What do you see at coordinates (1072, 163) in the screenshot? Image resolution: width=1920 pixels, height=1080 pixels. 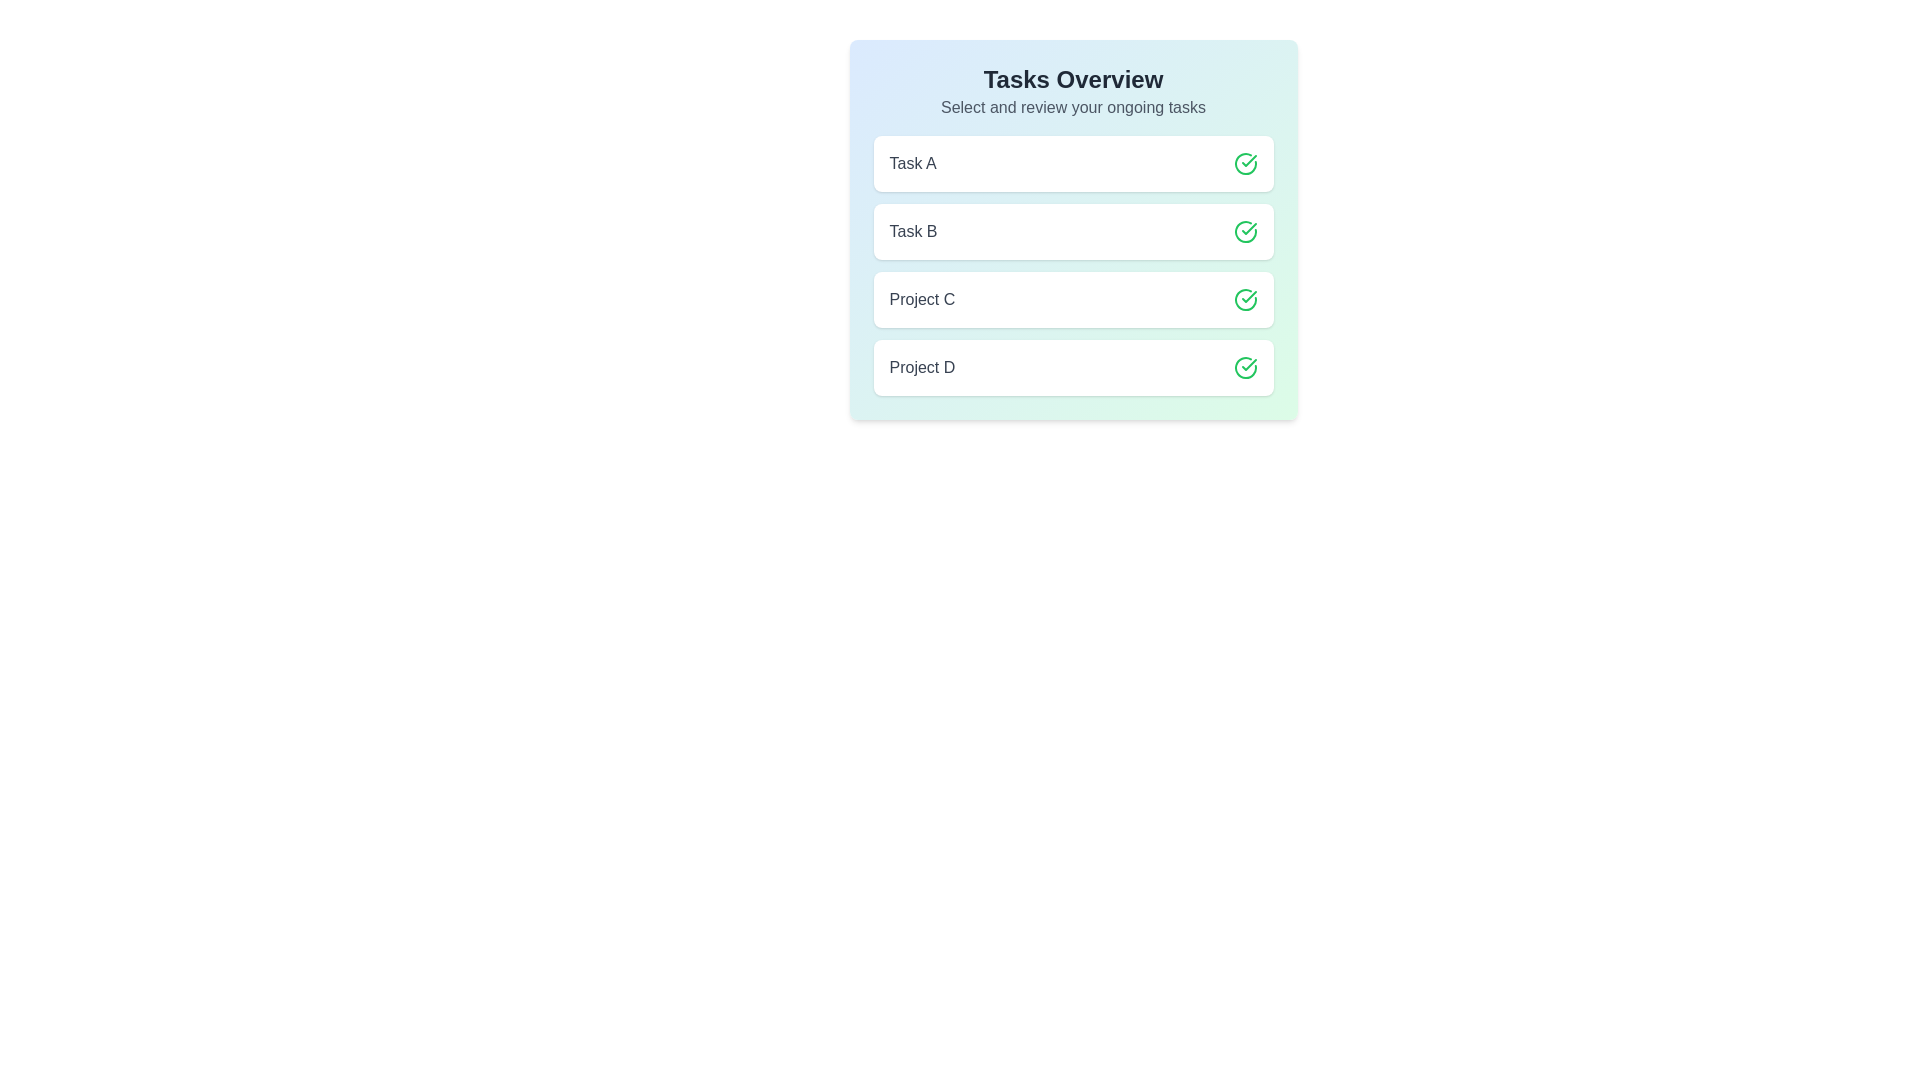 I see `the item Task A from the list` at bounding box center [1072, 163].